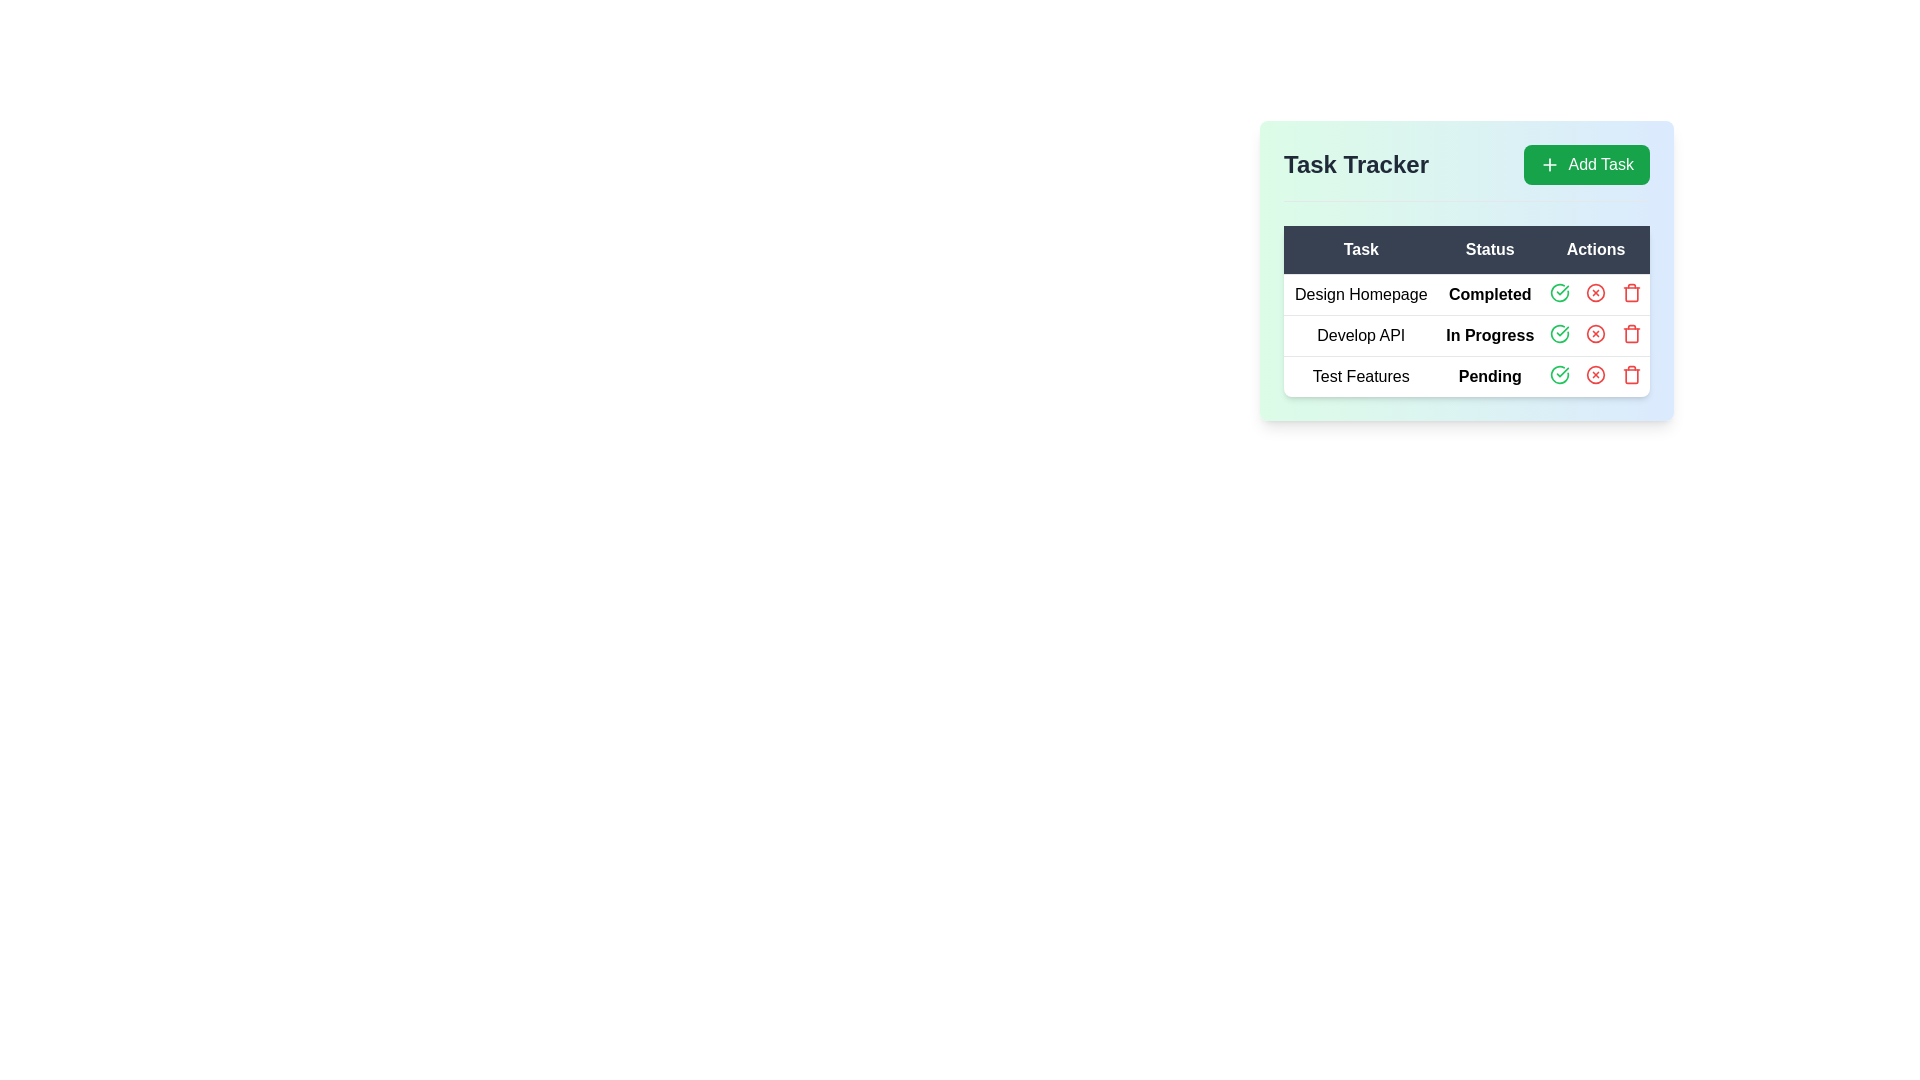  I want to click on the static text label reading 'Develop API' located in the second row of the 'Task' column in the task tracker widget, so click(1360, 334).